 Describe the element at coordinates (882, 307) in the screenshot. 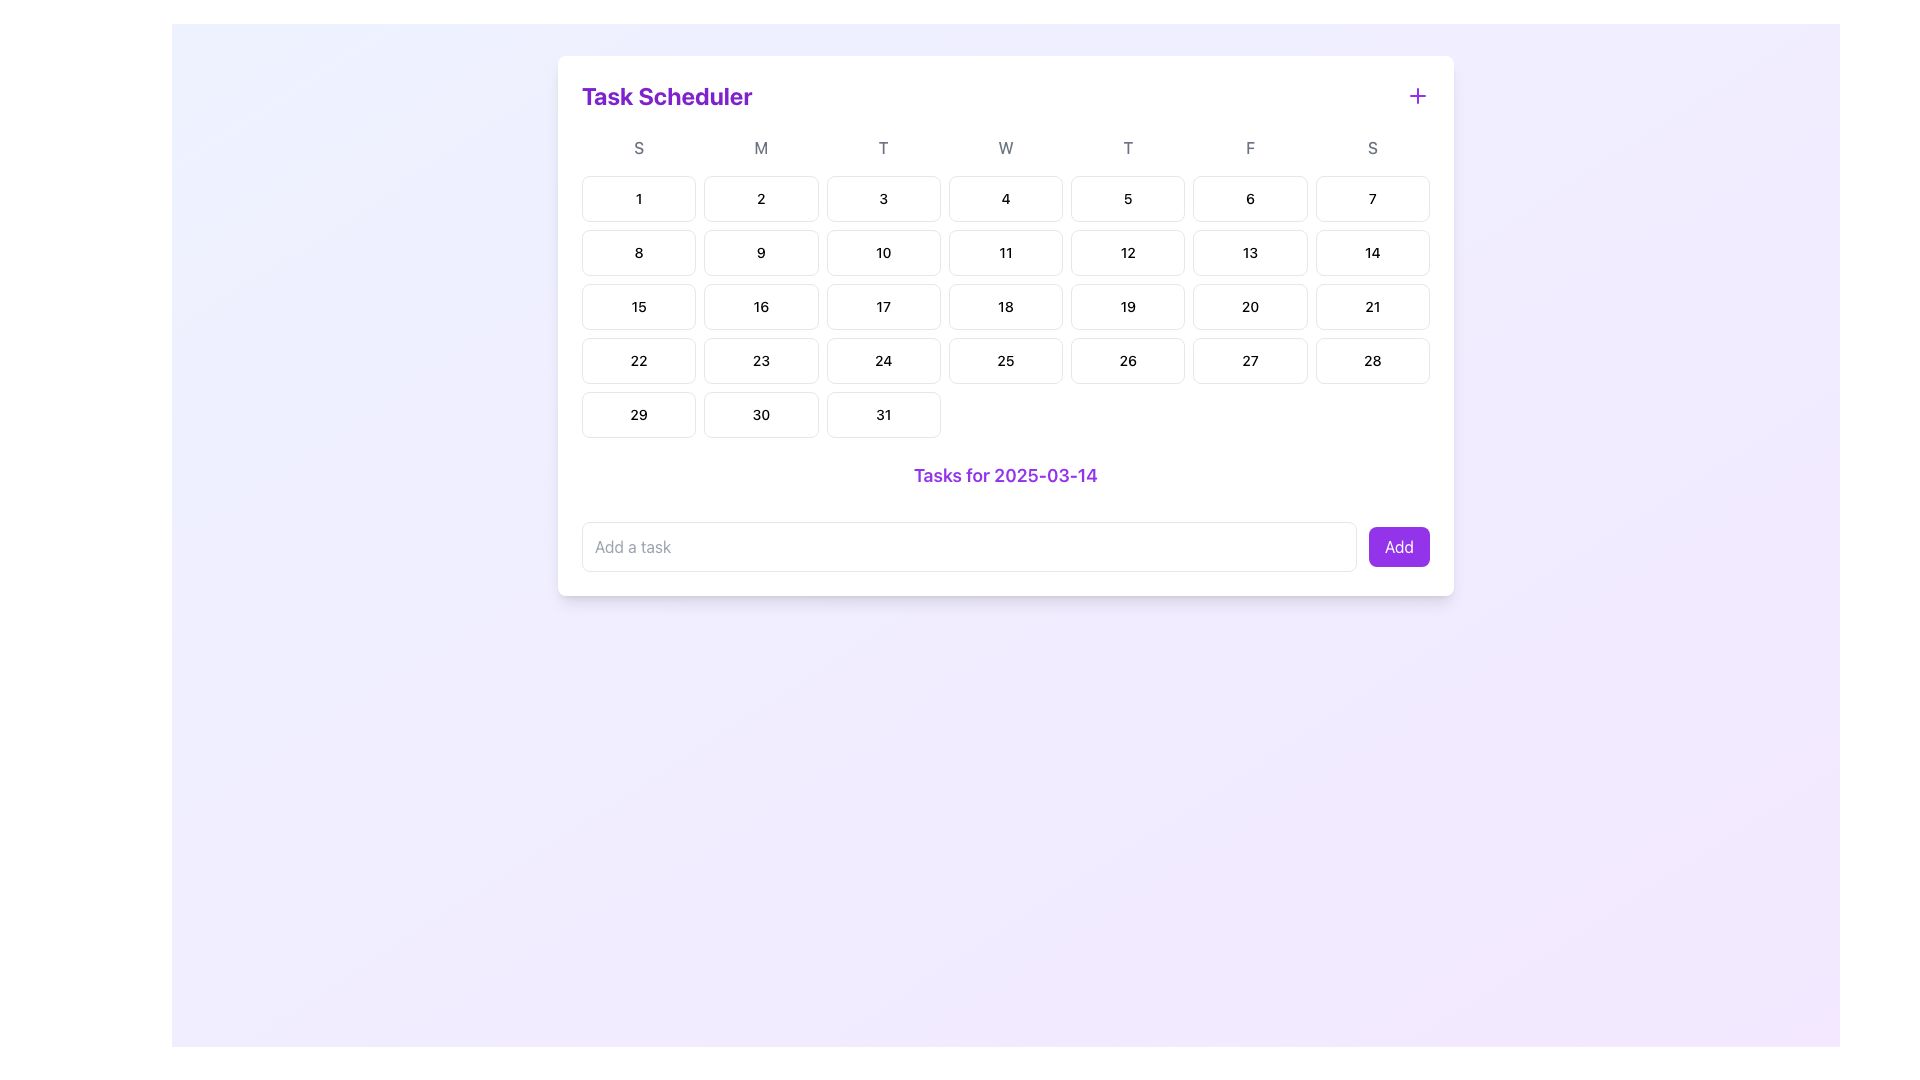

I see `the selectable calendar cell located` at that location.